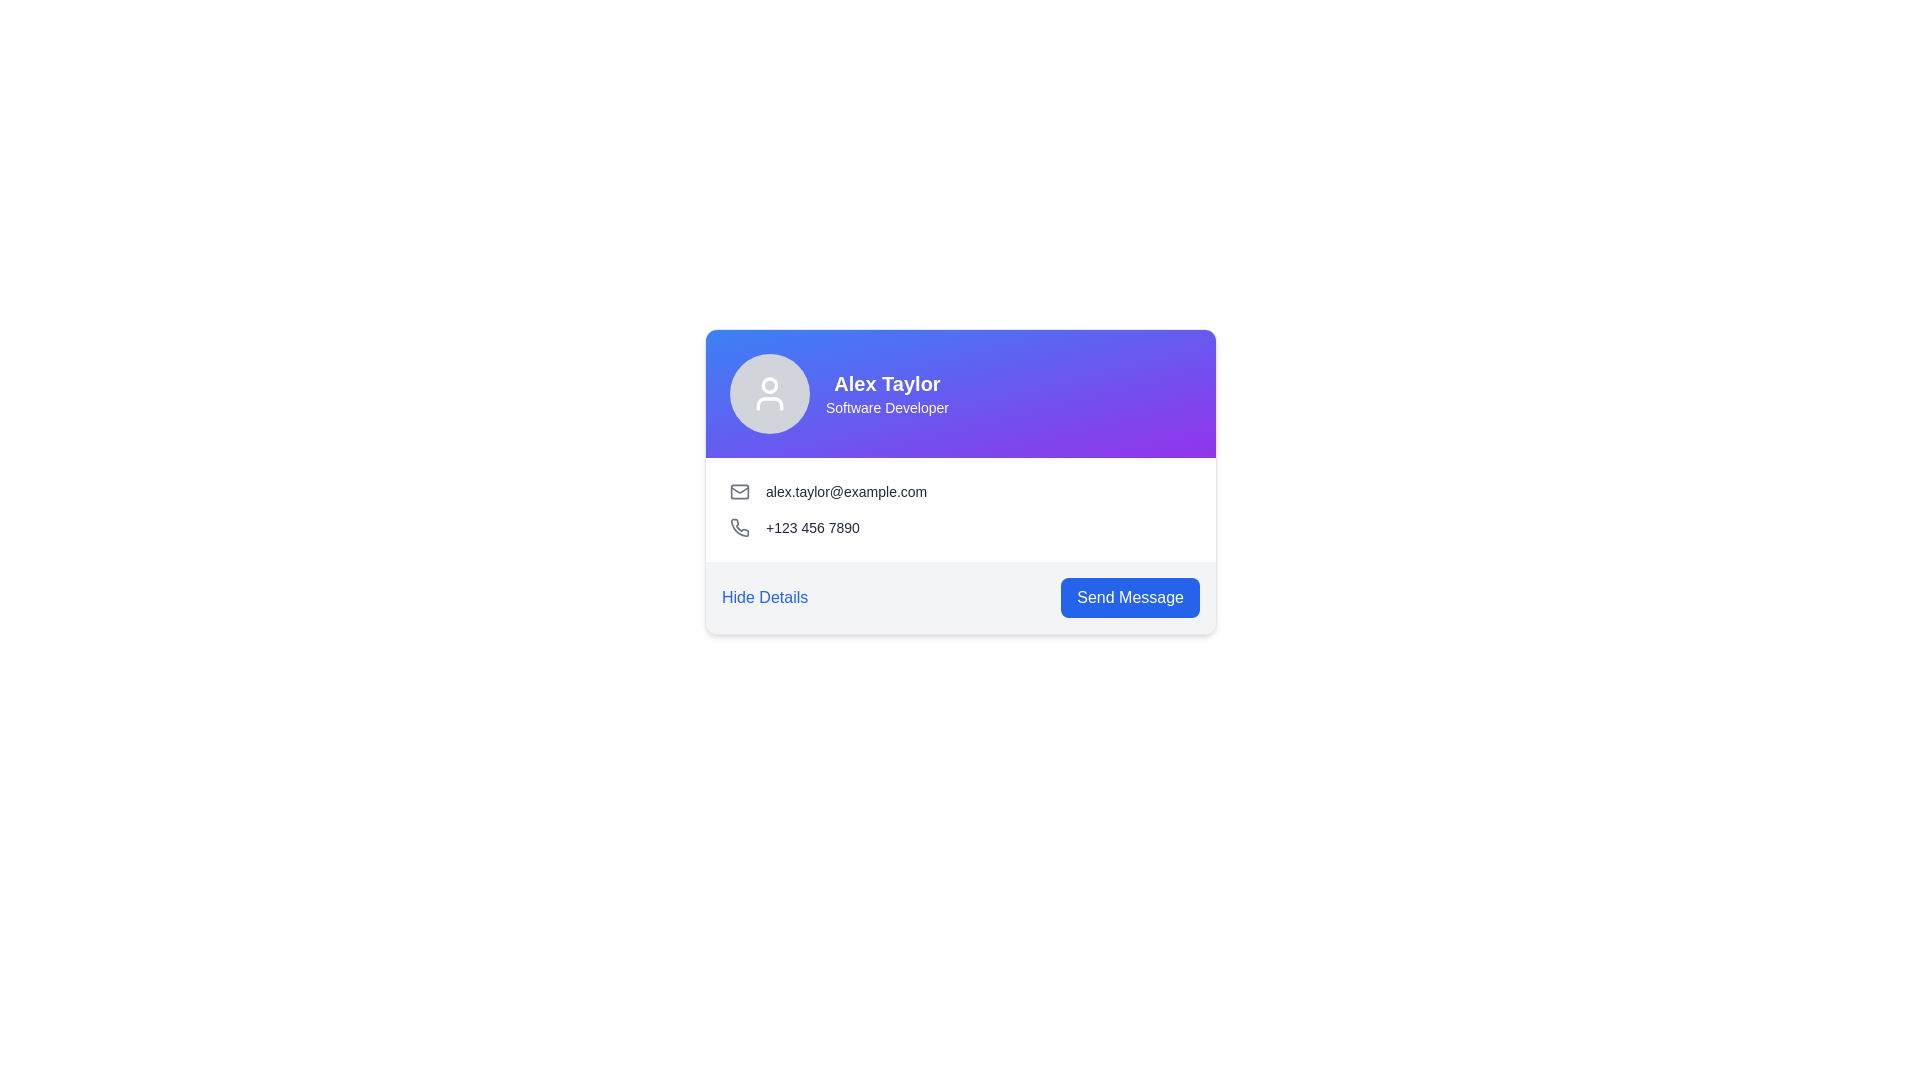 The image size is (1920, 1080). What do you see at coordinates (812, 527) in the screenshot?
I see `the text label displaying the phone number '+123 456 7890', located in the second row of the contact card, directly to the right of the phone icon` at bounding box center [812, 527].